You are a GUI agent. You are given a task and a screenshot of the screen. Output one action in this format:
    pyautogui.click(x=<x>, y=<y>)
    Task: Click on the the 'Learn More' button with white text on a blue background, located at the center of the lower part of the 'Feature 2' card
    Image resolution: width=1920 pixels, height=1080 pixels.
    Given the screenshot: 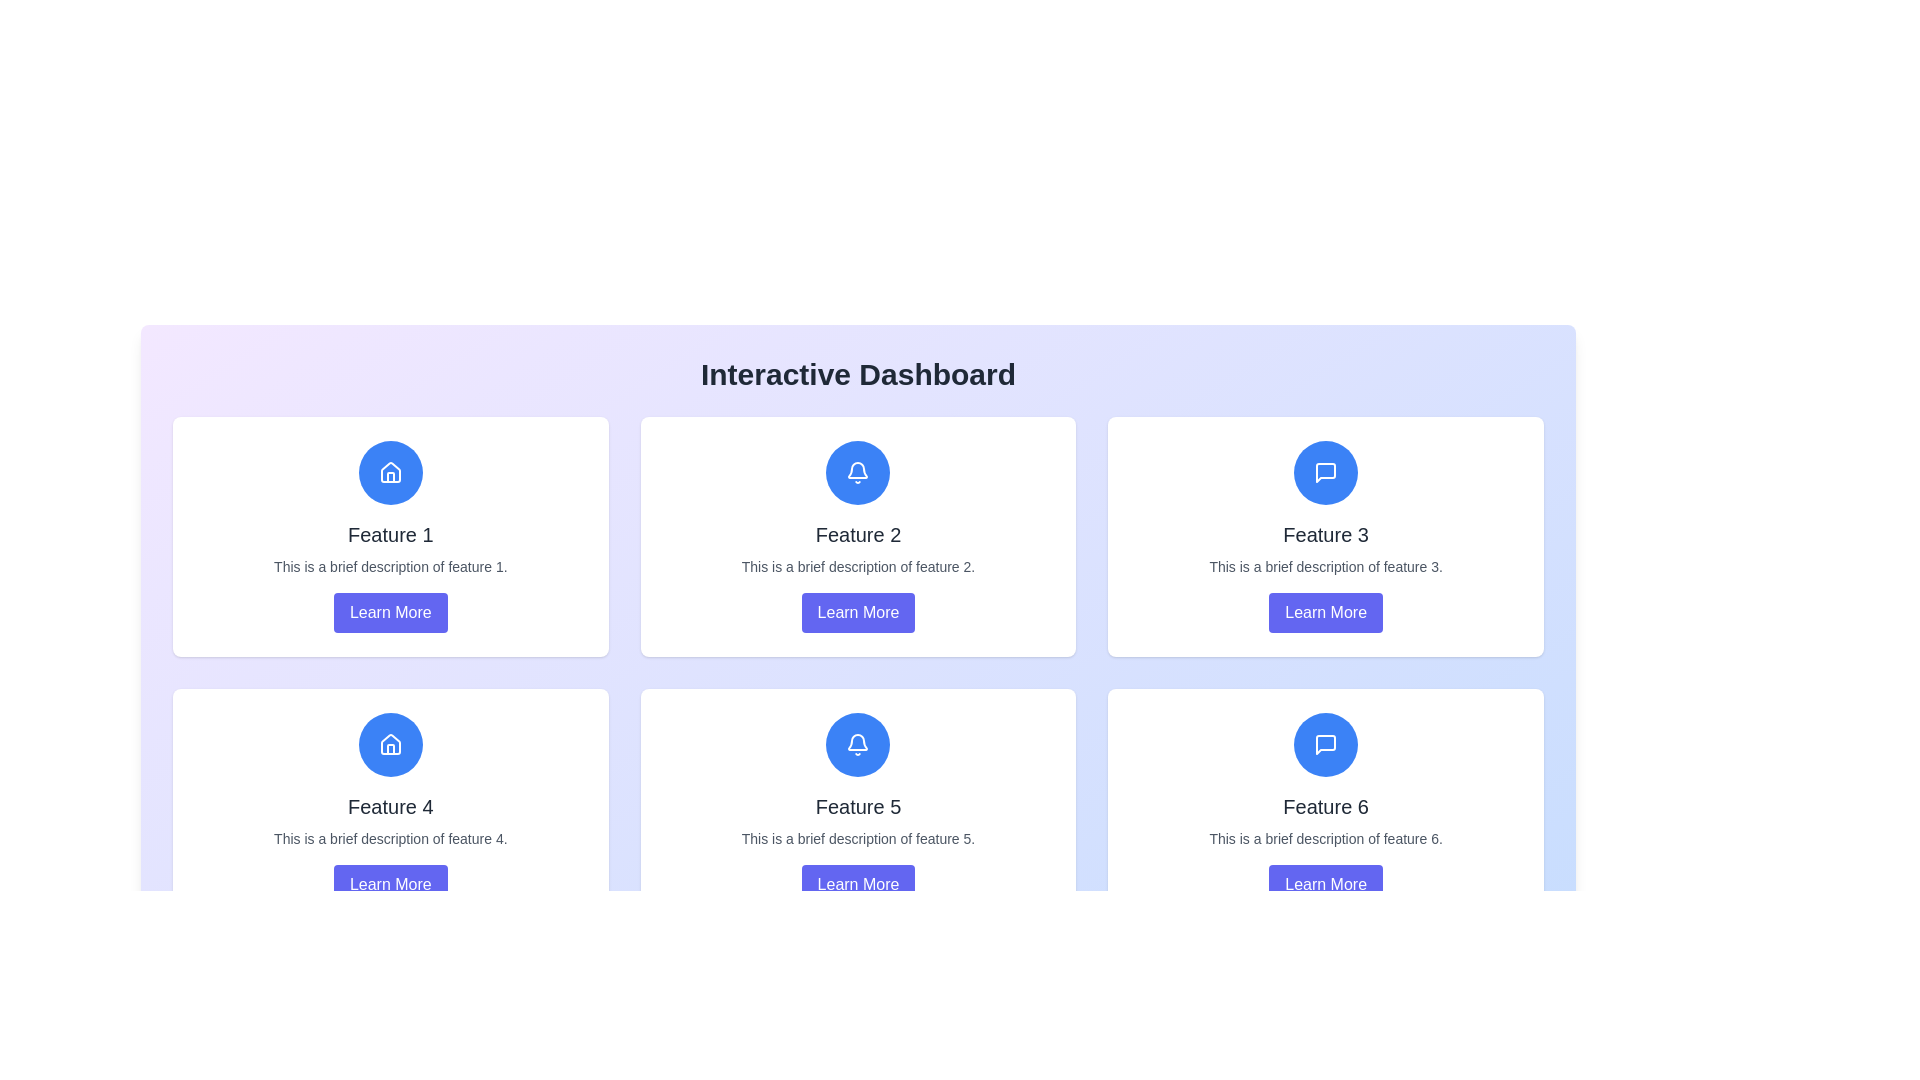 What is the action you would take?
    pyautogui.click(x=858, y=612)
    